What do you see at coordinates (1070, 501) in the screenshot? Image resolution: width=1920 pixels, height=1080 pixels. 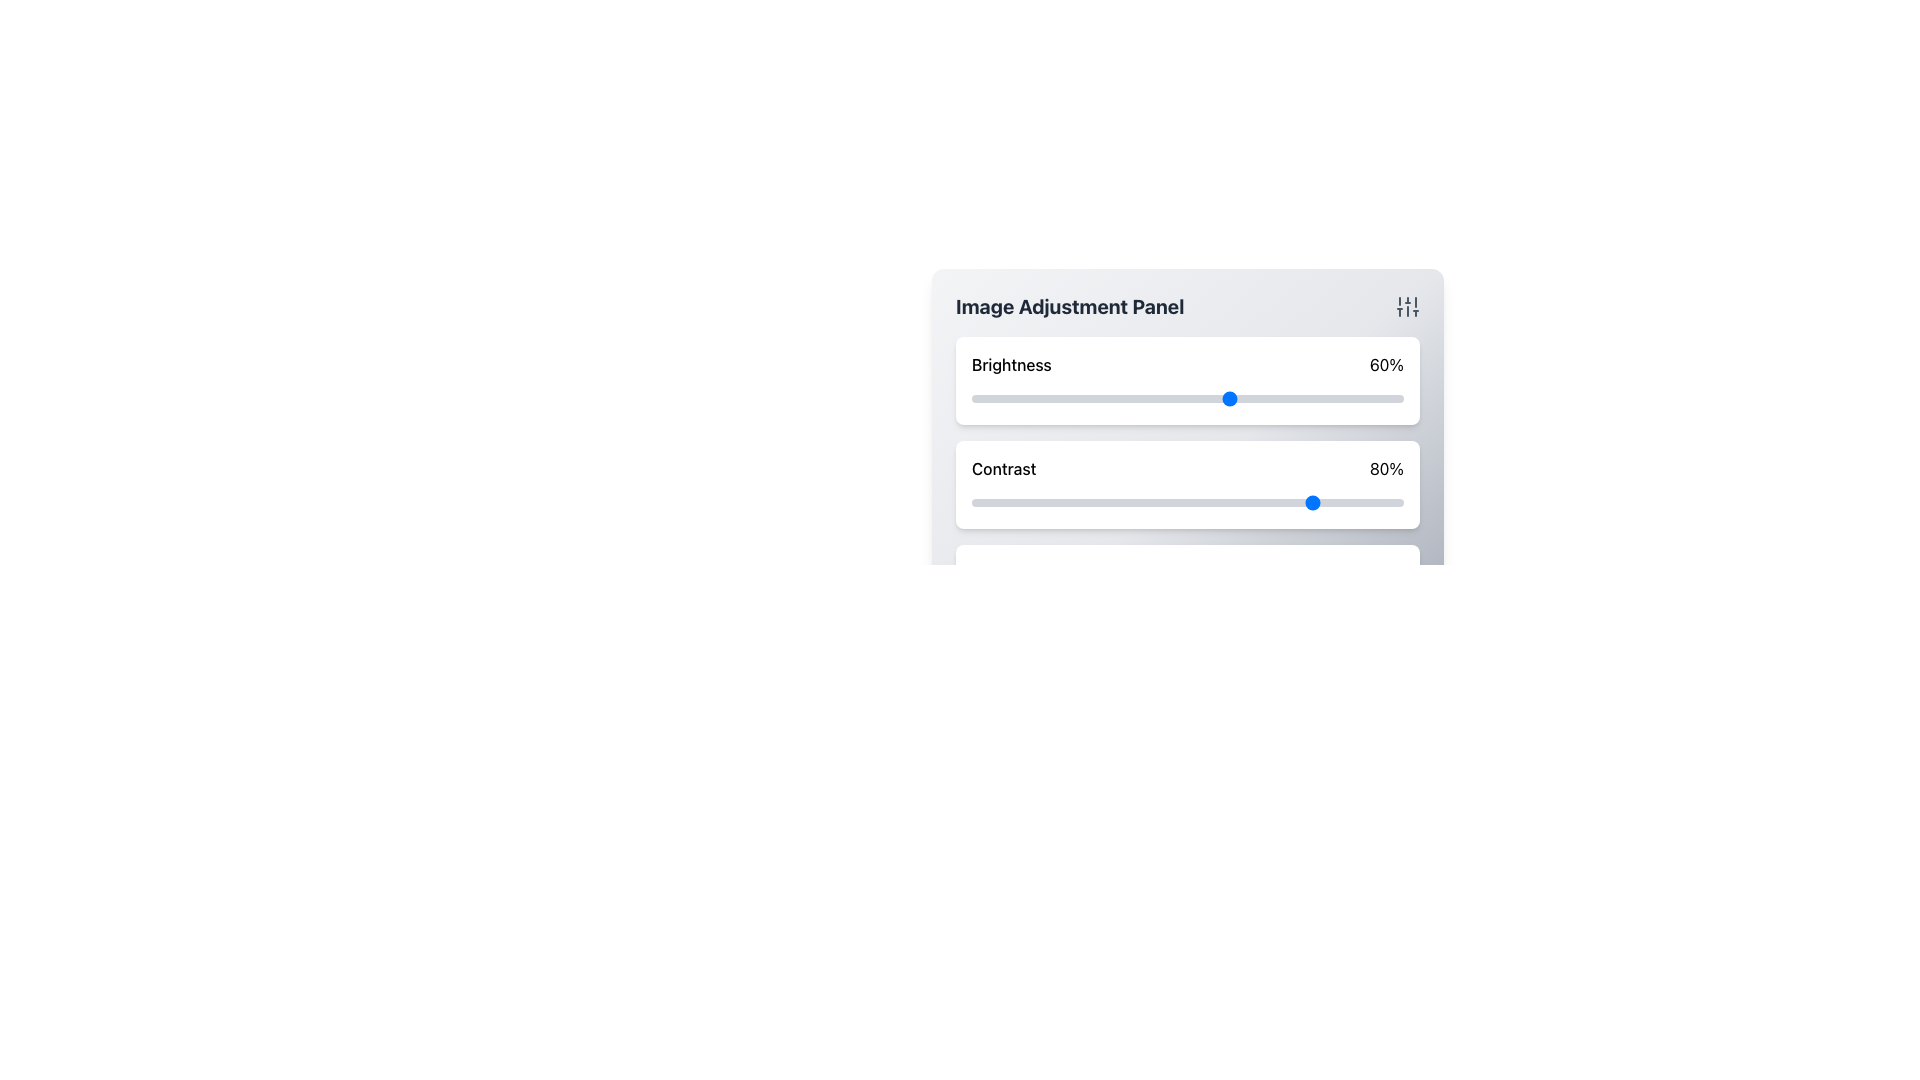 I see `contrast` at bounding box center [1070, 501].